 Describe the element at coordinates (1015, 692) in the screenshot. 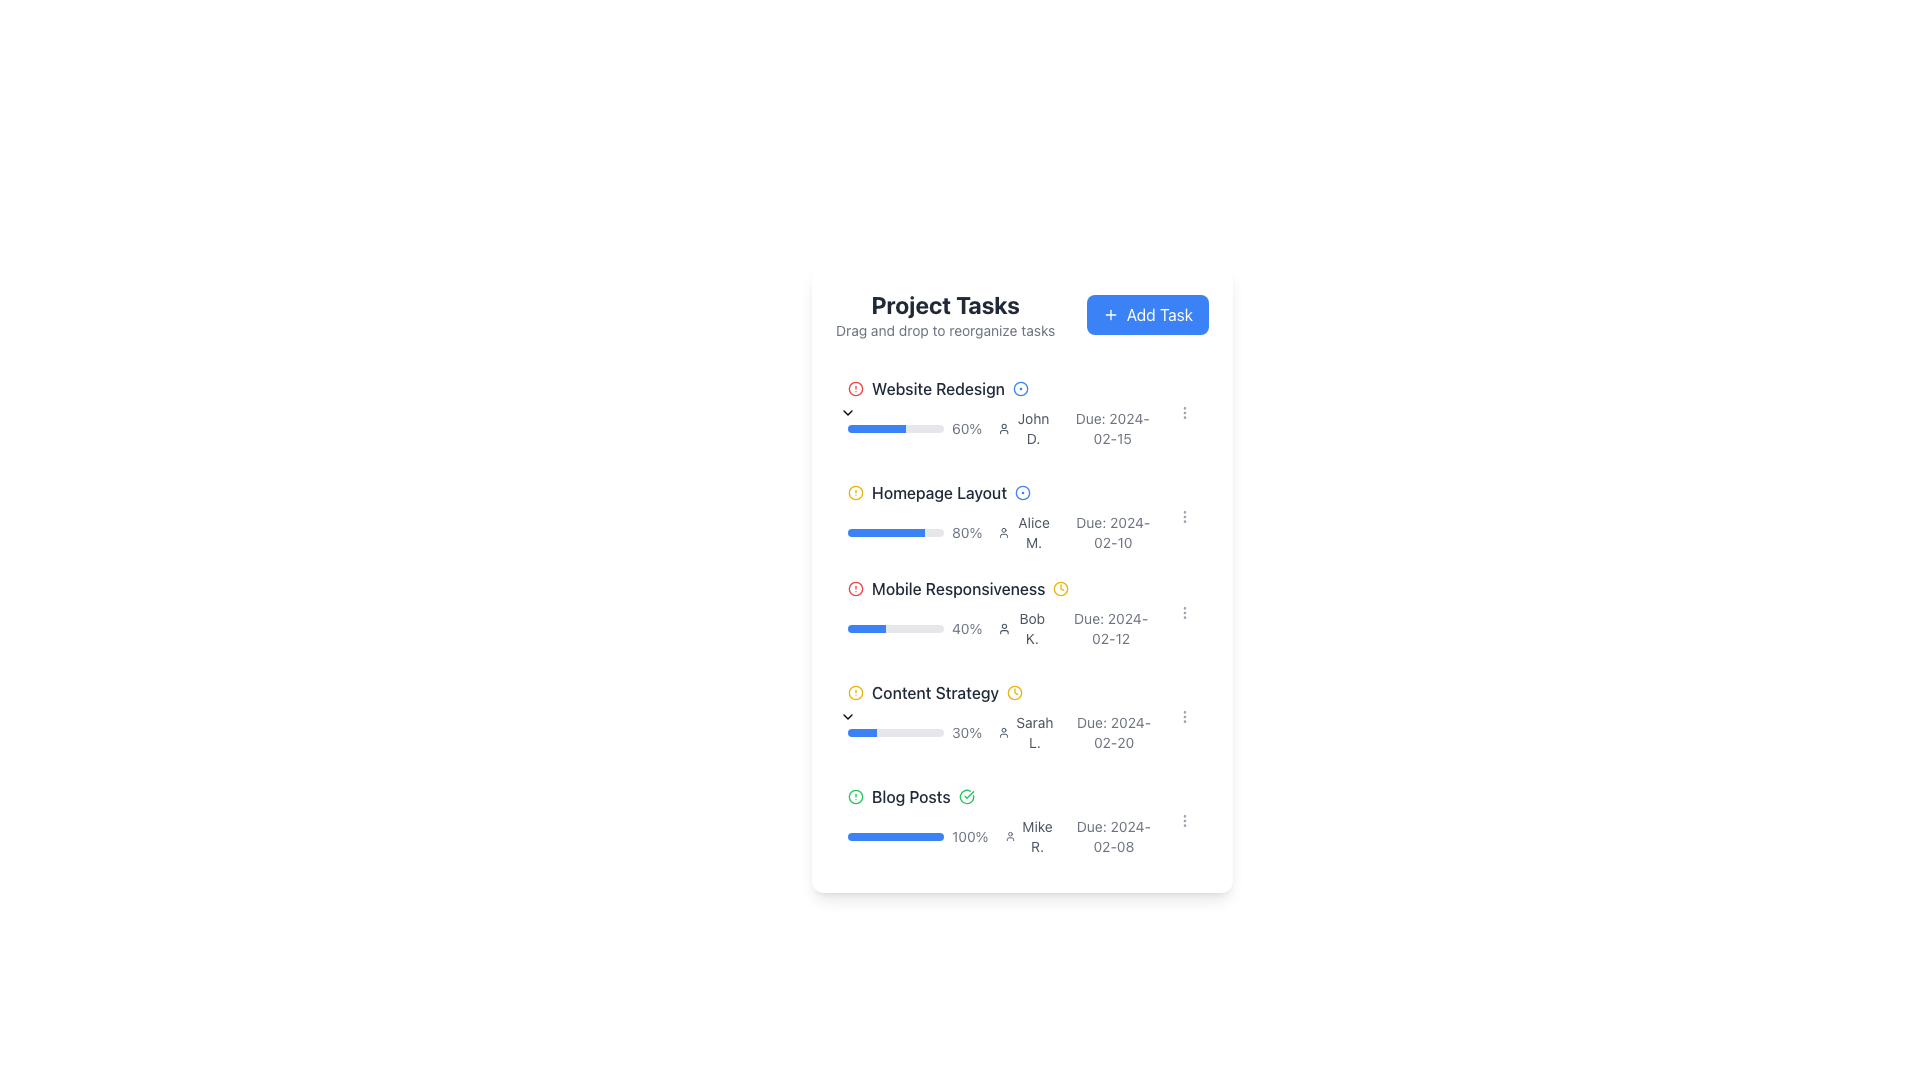

I see `the circular icon with a yellow border and a white fill, which is positioned to the left of the task titles like 'Mobile Responsiveness' or 'Homepage Layout'` at that location.